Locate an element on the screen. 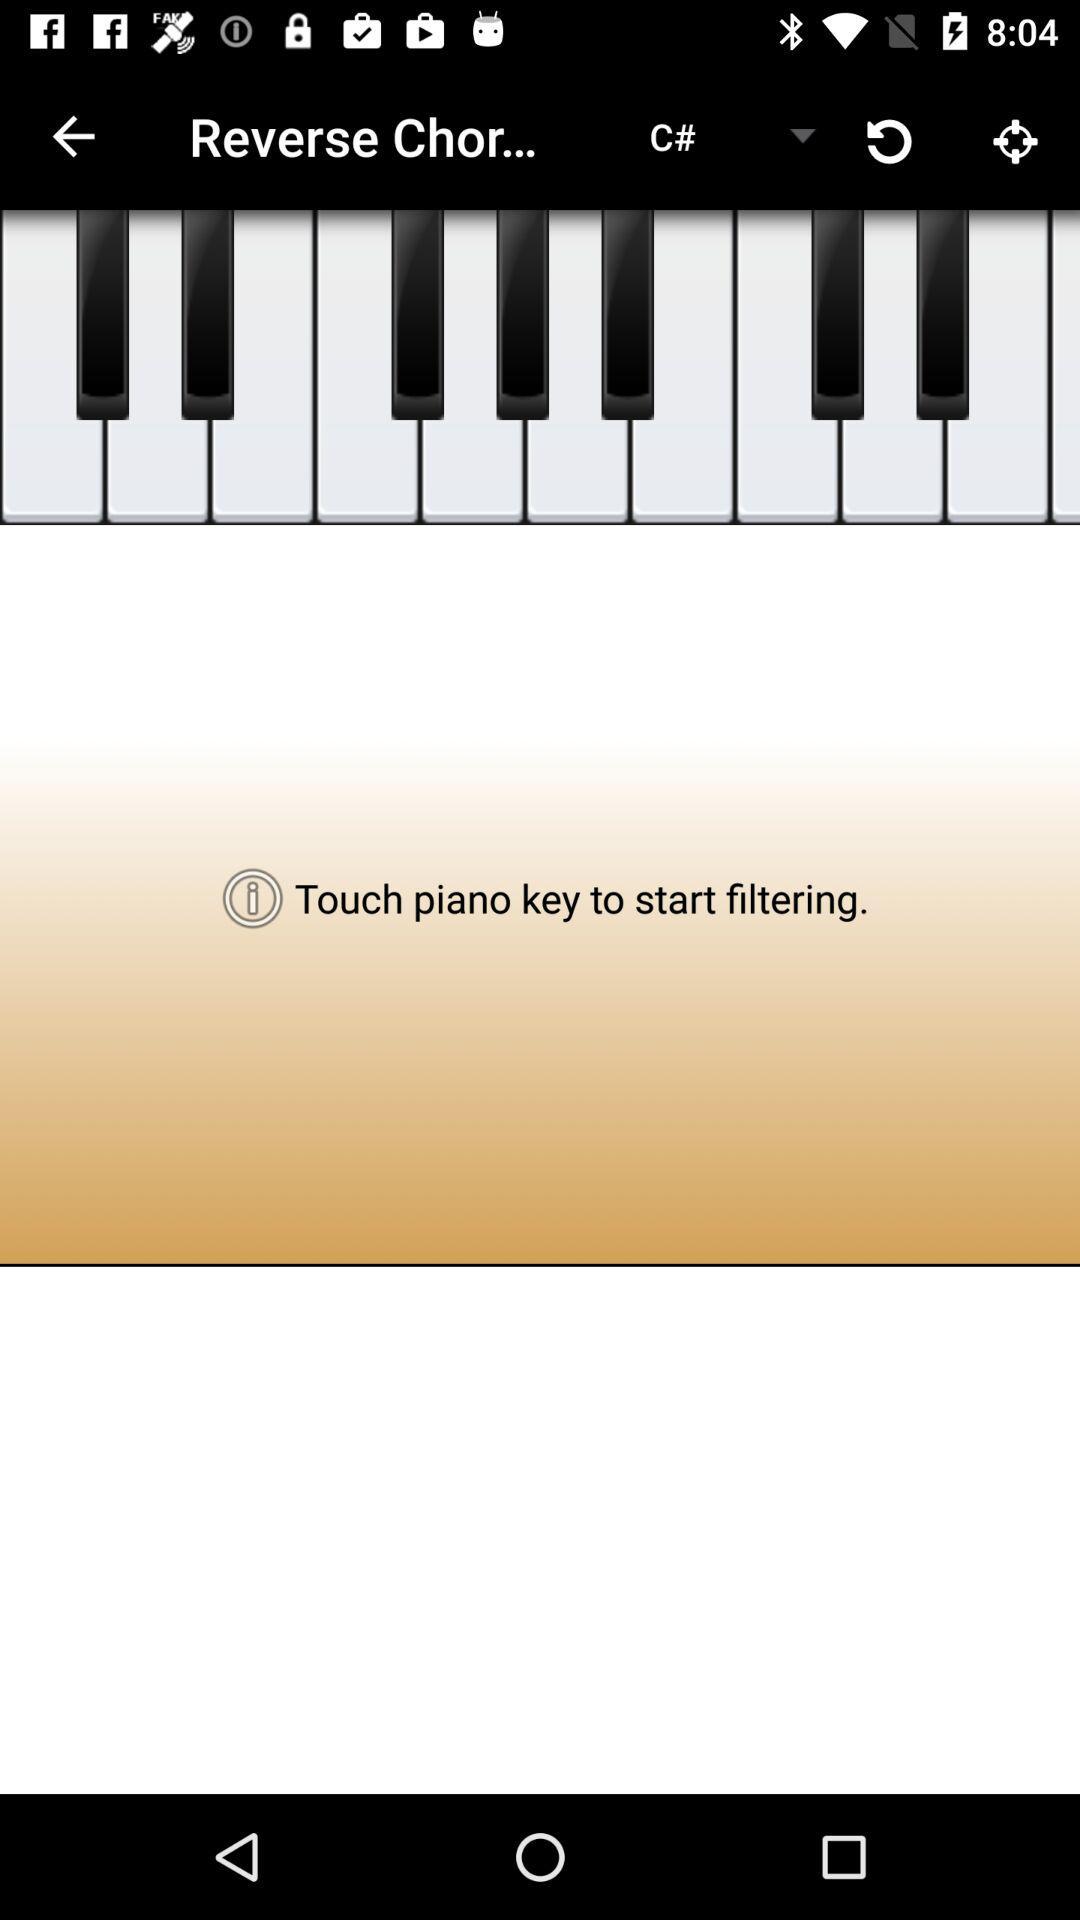 This screenshot has height=1920, width=1080. note on piano is located at coordinates (367, 367).